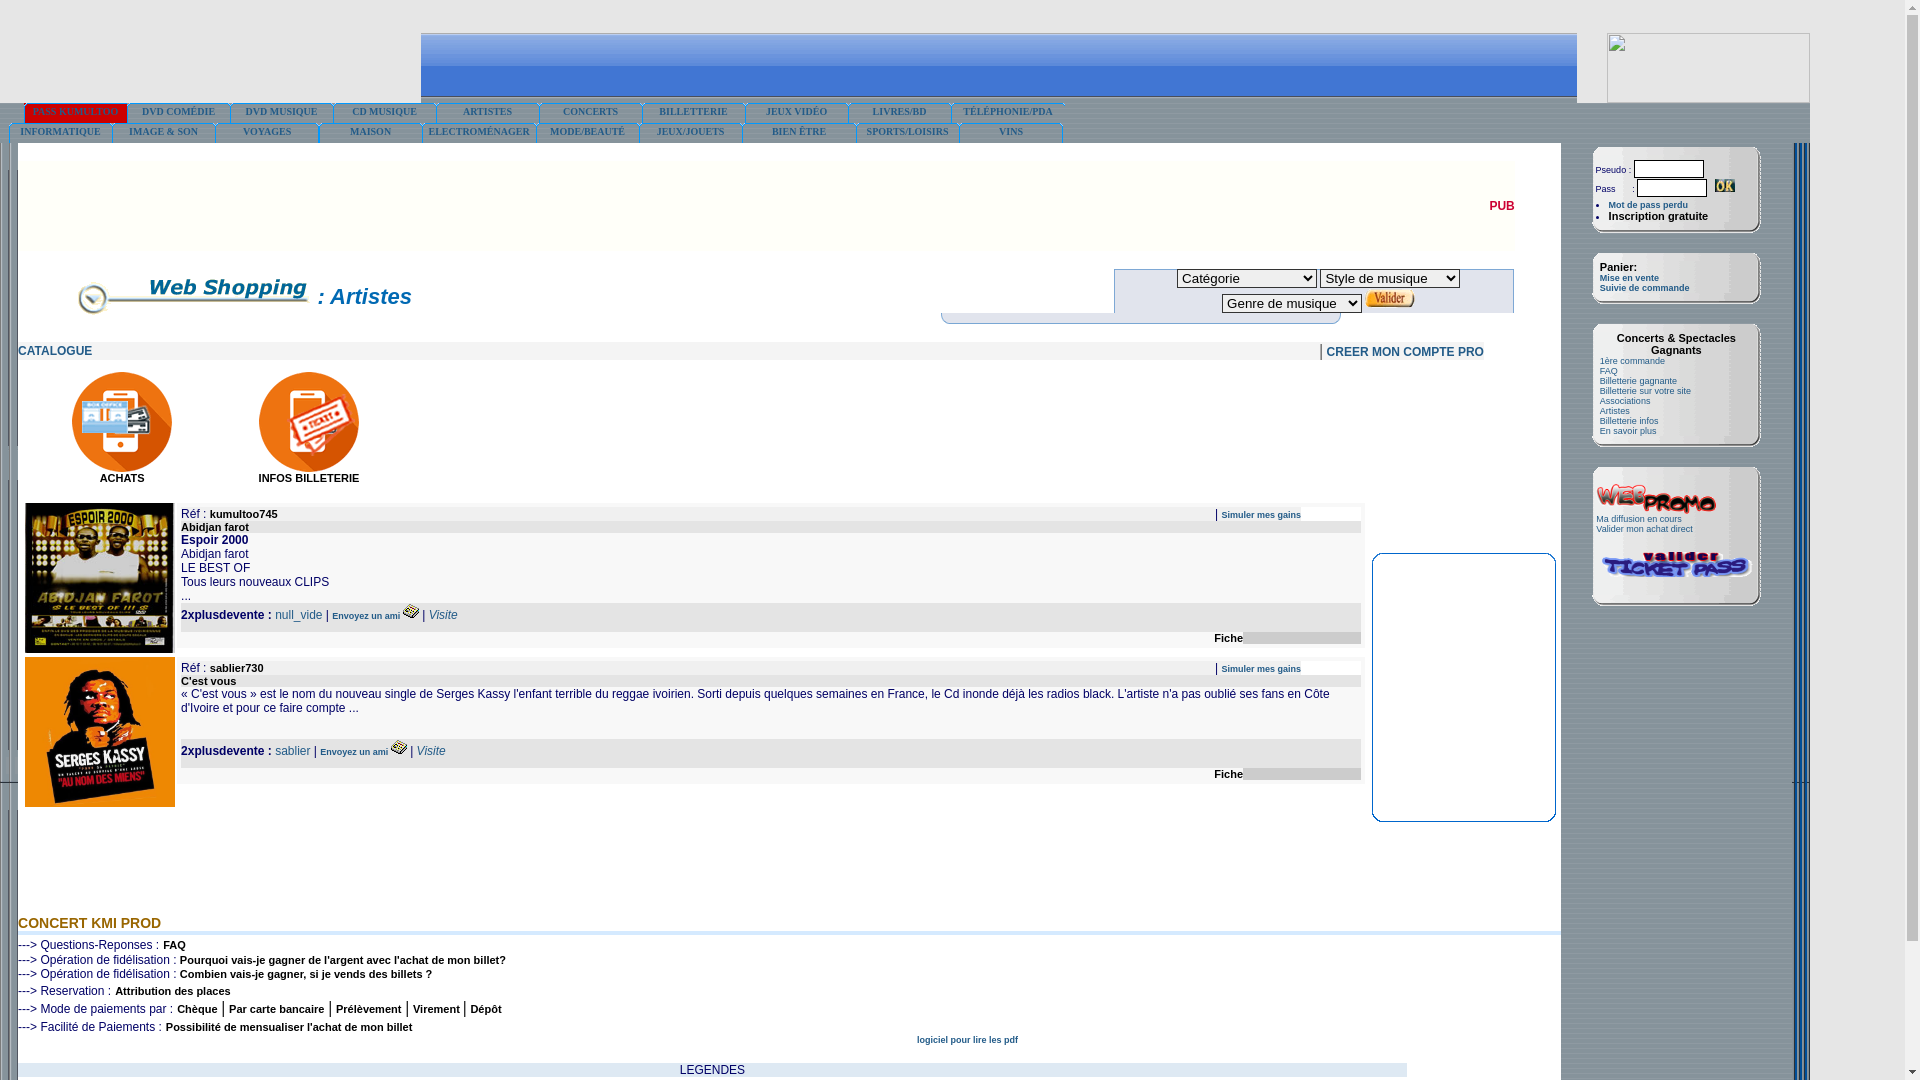 The height and width of the screenshot is (1080, 1920). I want to click on 'Valider mon achat direct', so click(1643, 527).